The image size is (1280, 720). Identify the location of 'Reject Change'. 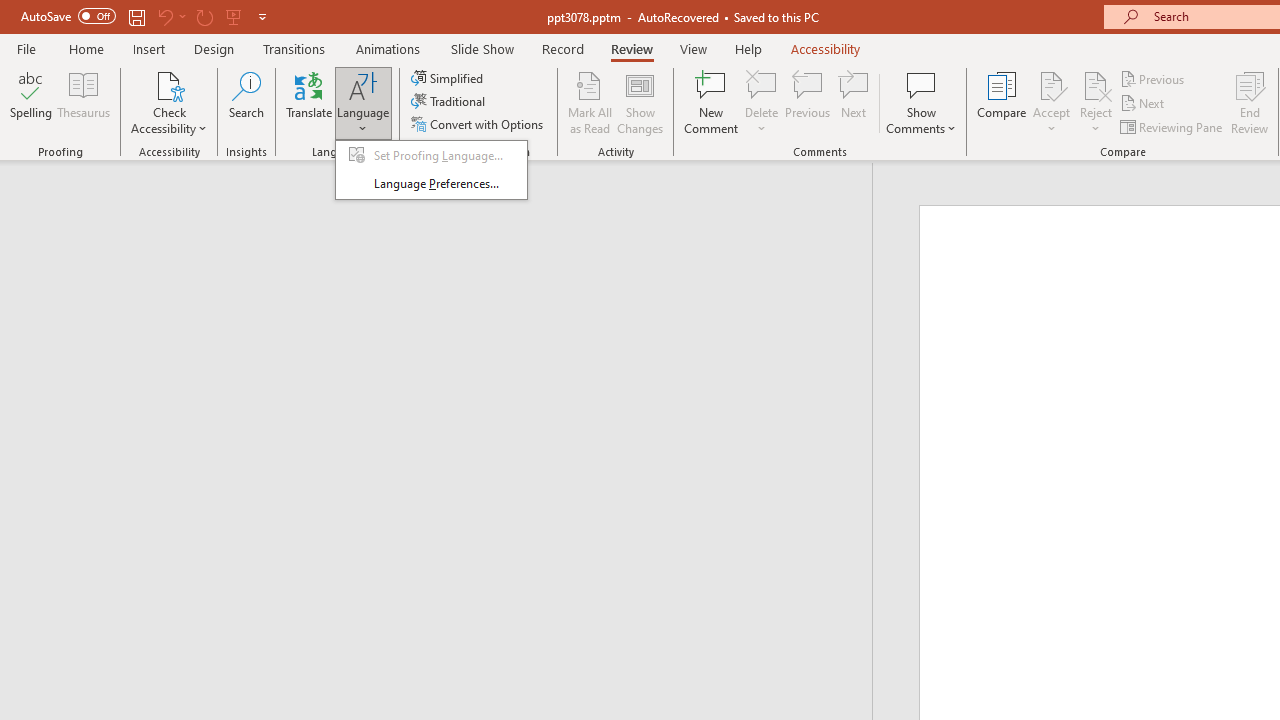
(1095, 84).